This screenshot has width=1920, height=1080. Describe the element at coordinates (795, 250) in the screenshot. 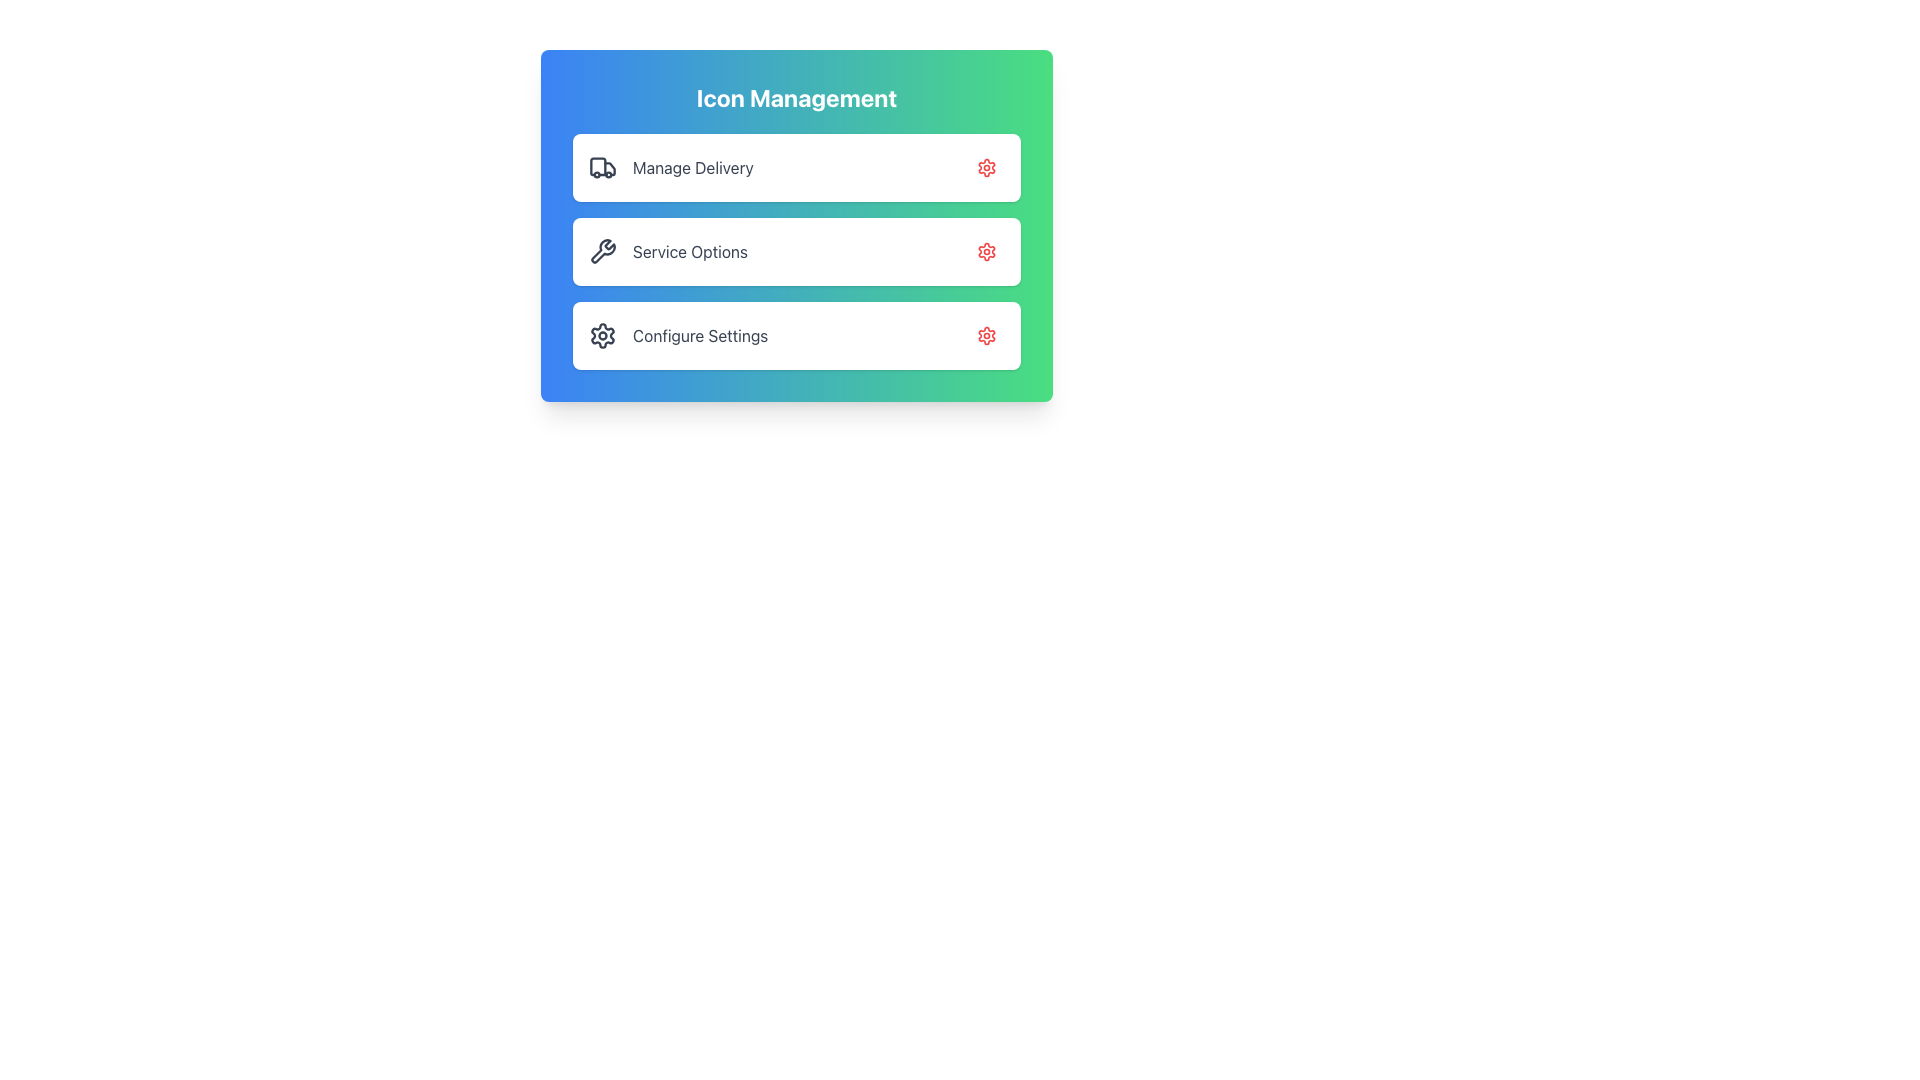

I see `the middle panel item in the vertical stack of service-related settings options, positioned between 'Manage Delivery' and 'Configure Settings'` at that location.